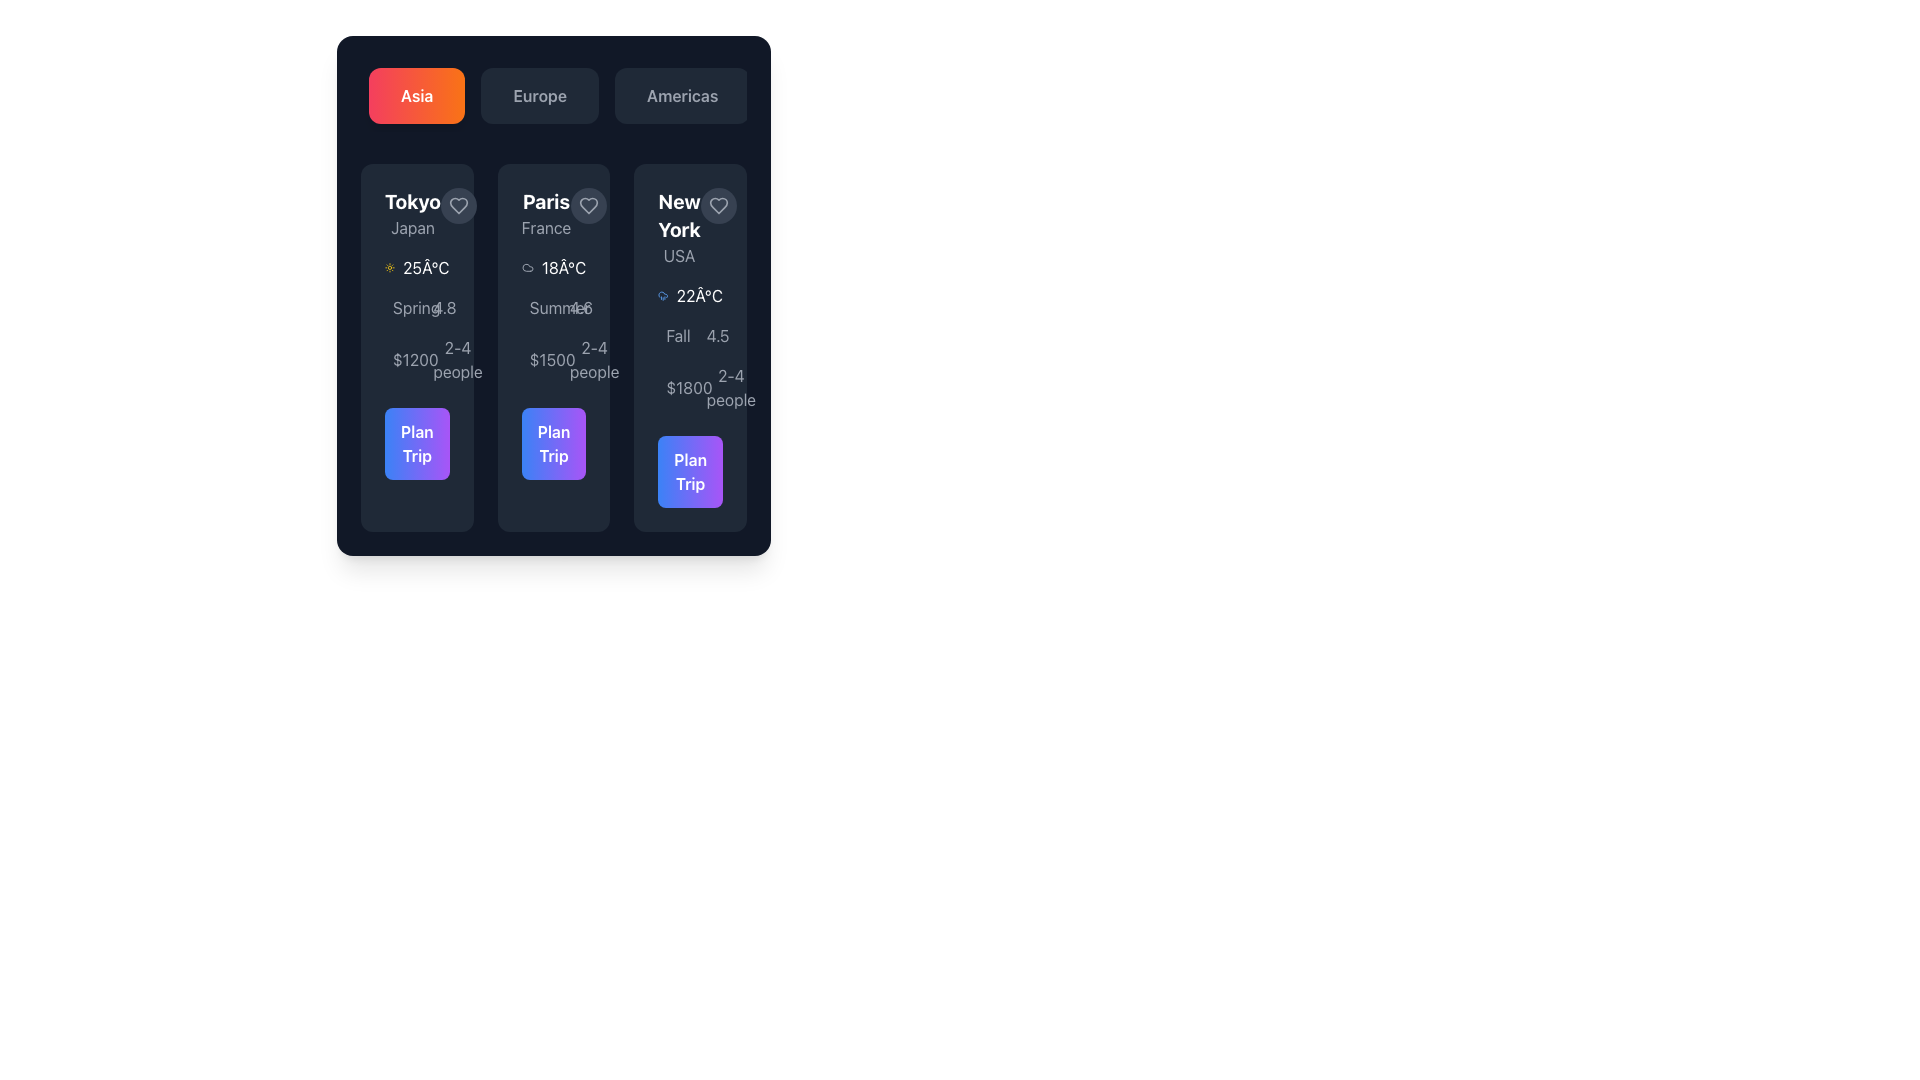  I want to click on the Text label located in the top-left corner of the first column, which precedes the word 'Japan', so click(411, 201).